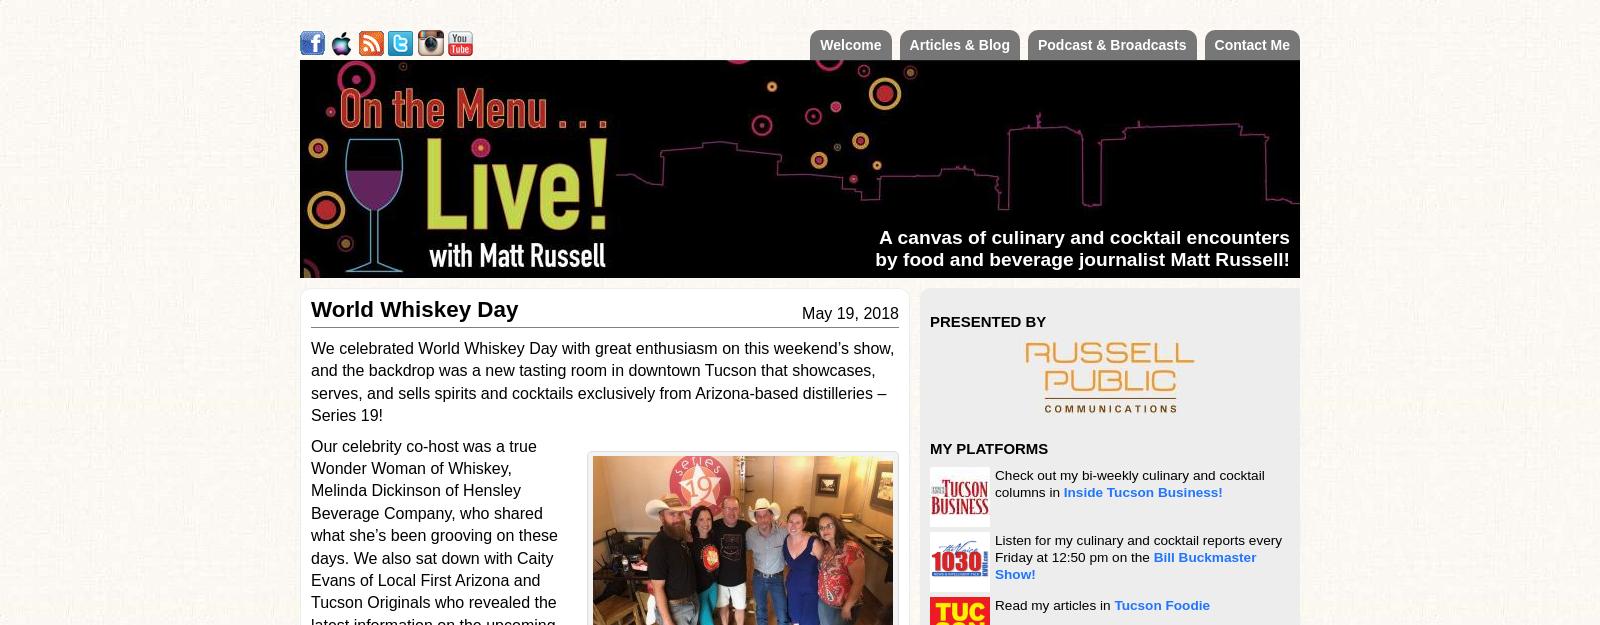  I want to click on 'by food and beverage journalist Matt Russell!', so click(1082, 259).